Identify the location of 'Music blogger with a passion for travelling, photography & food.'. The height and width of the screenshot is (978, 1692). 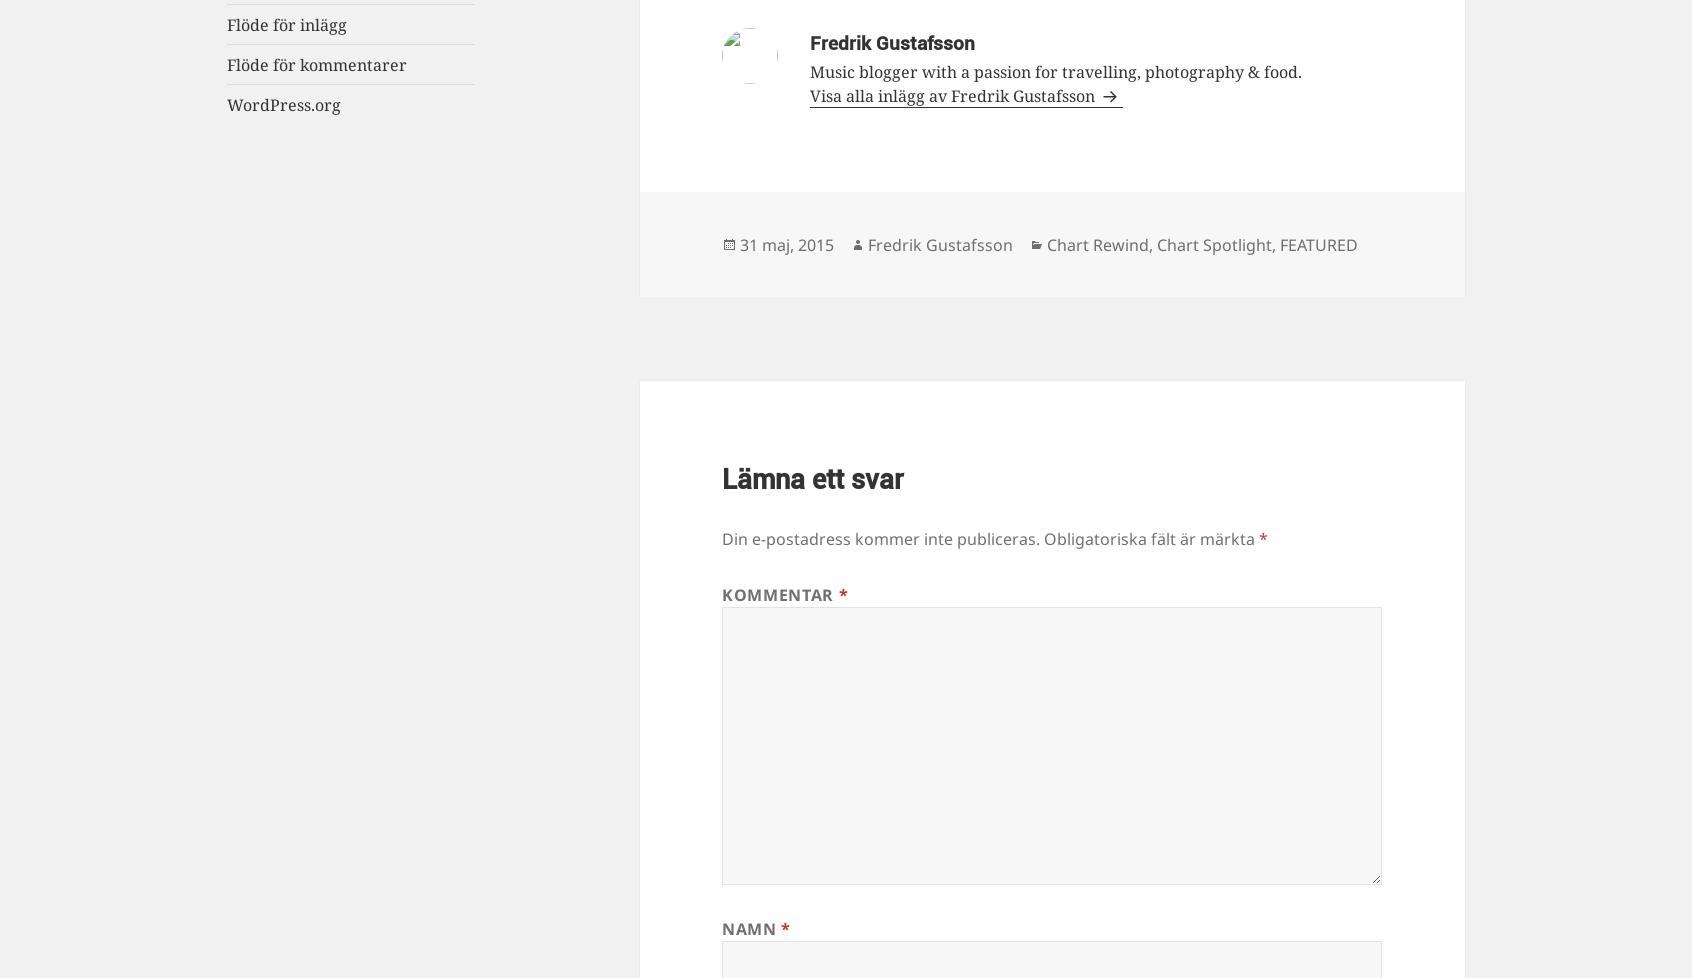
(1054, 71).